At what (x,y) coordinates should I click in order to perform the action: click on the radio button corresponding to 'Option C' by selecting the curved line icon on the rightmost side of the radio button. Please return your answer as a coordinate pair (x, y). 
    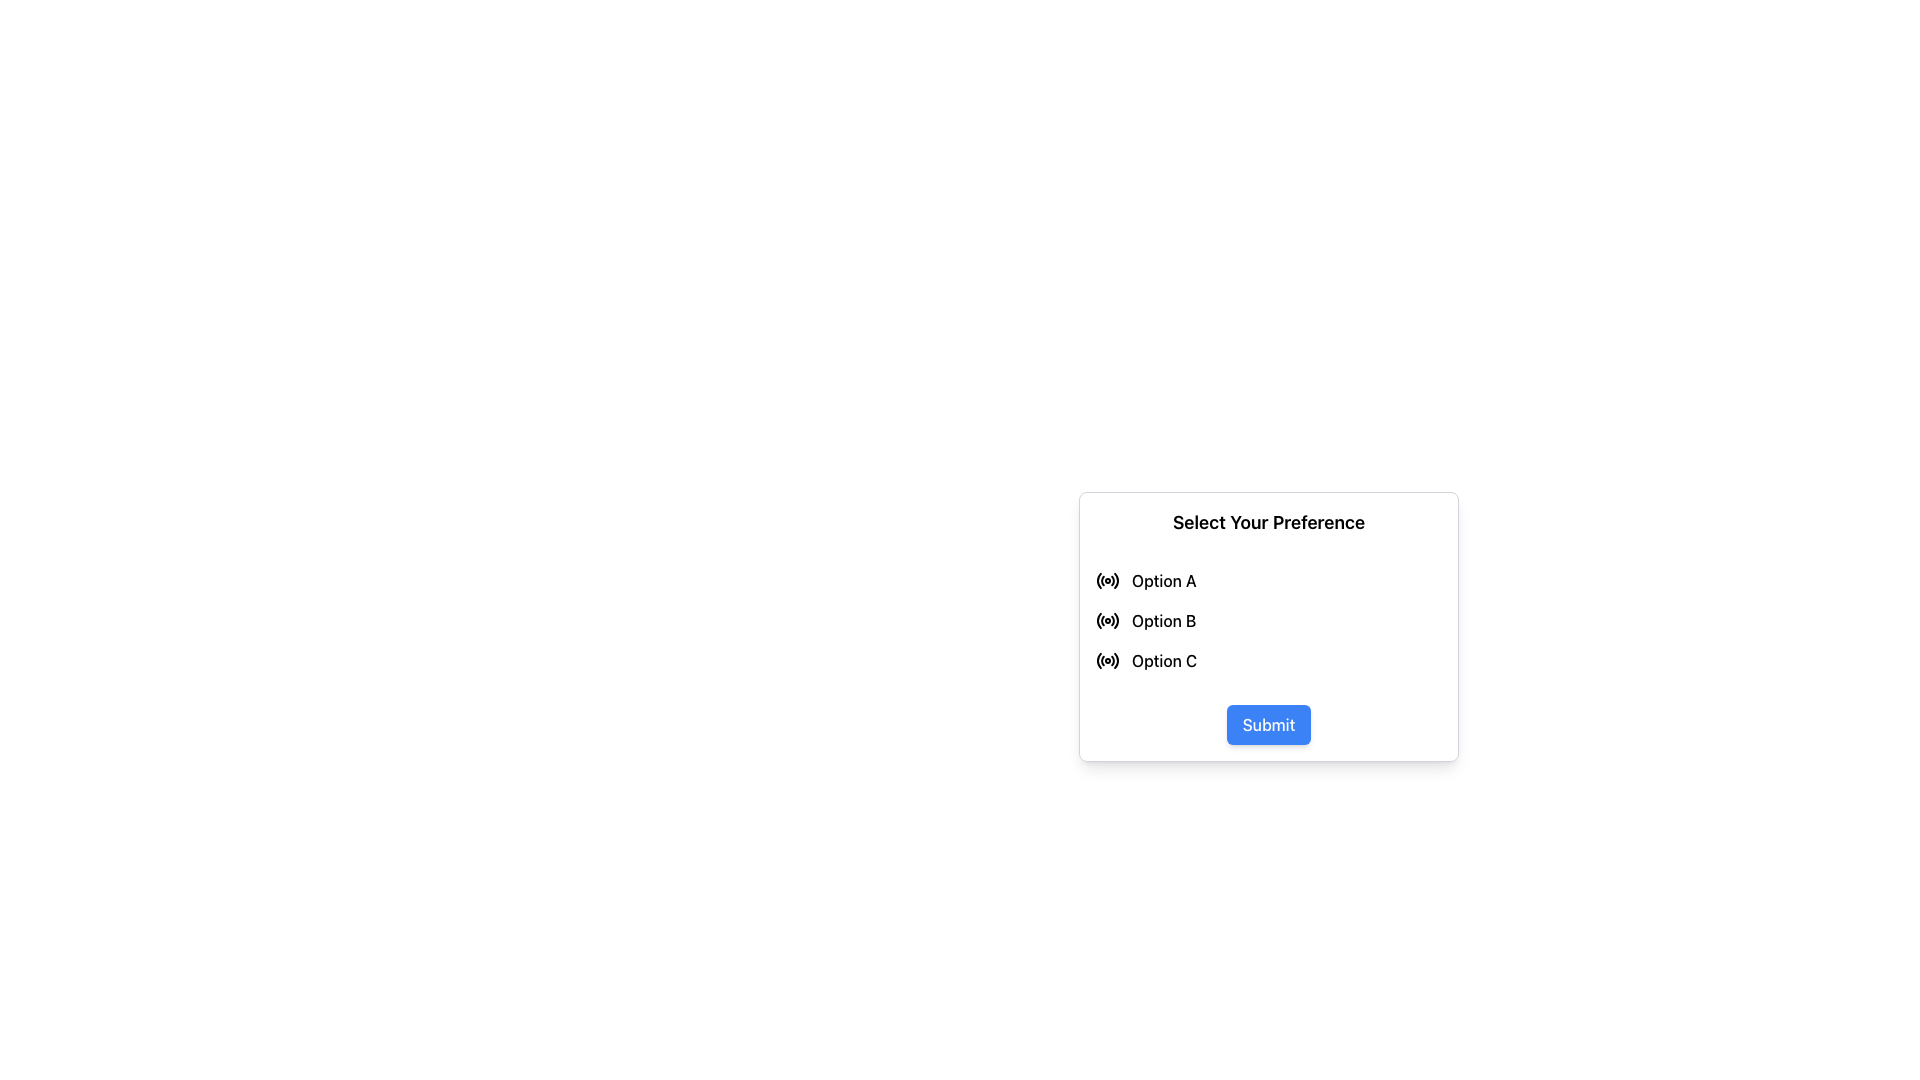
    Looking at the image, I should click on (1115, 660).